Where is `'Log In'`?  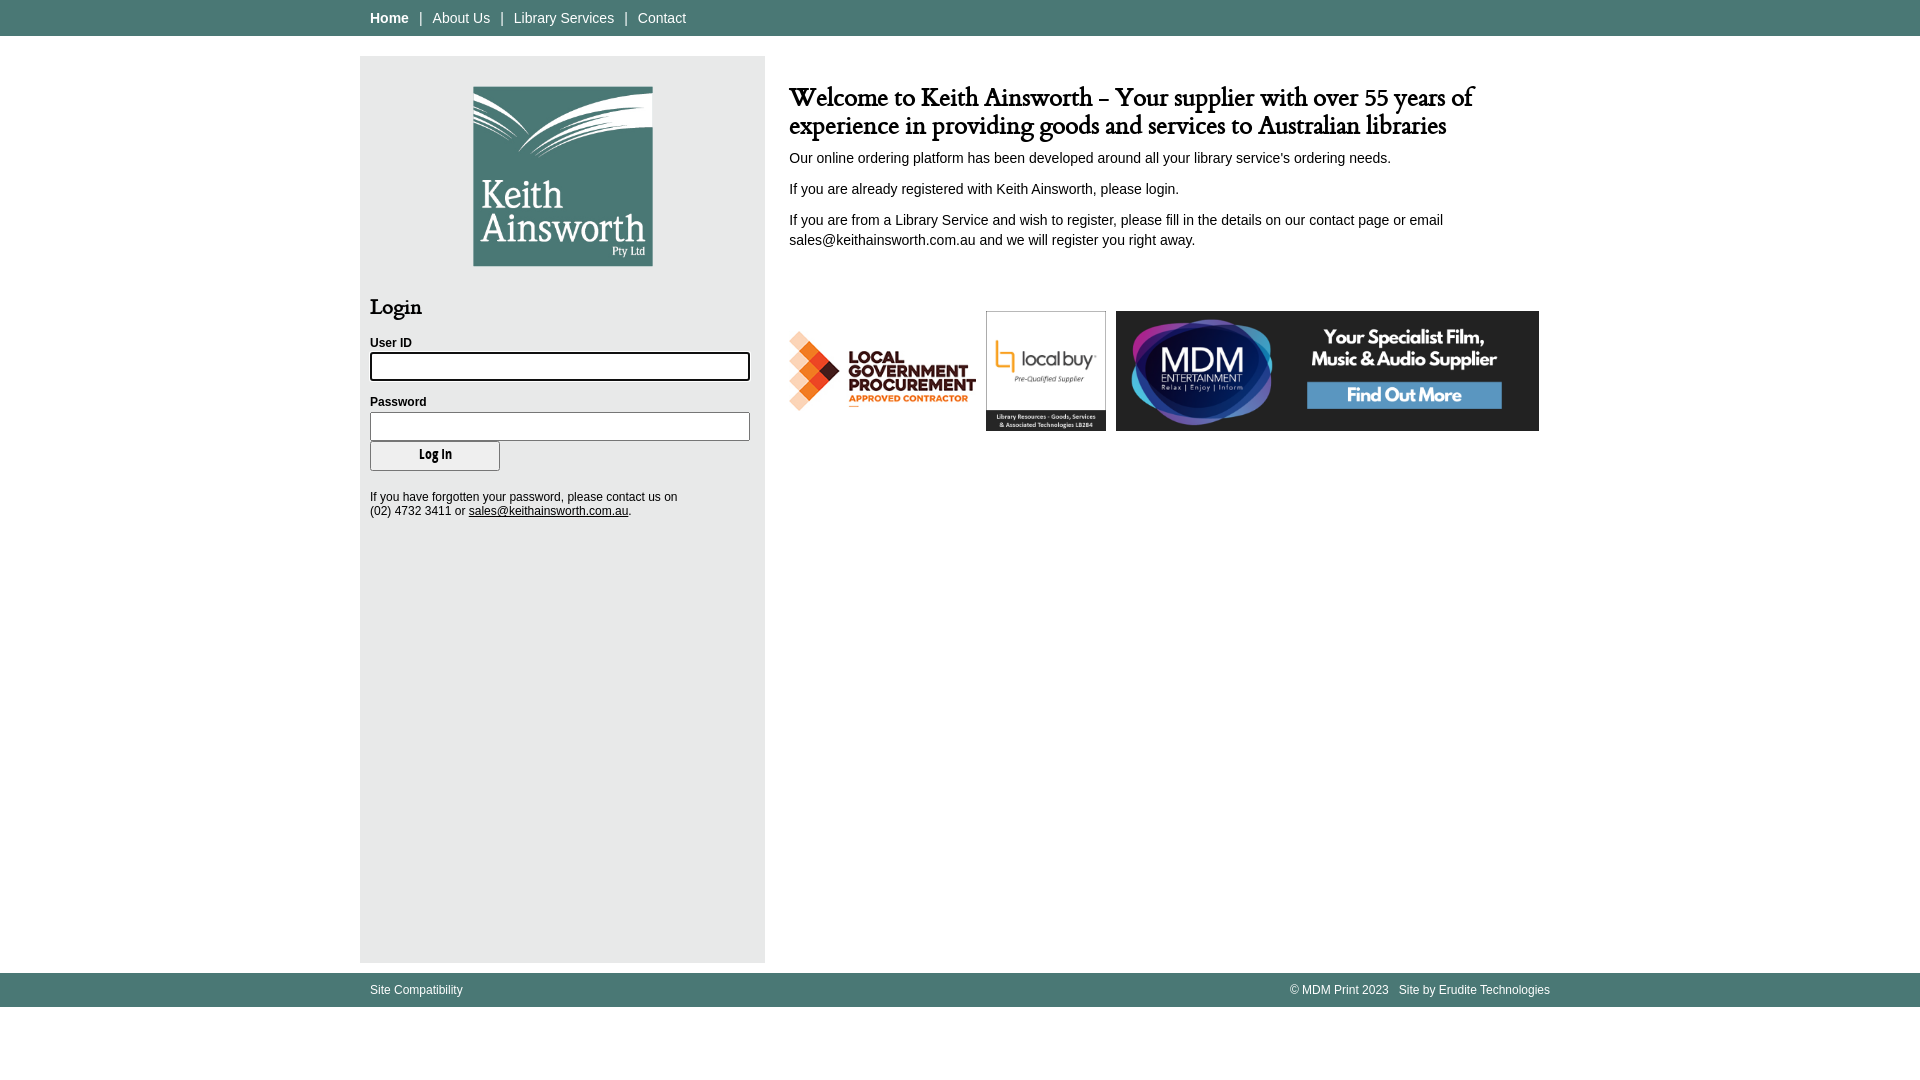
'Log In' is located at coordinates (434, 455).